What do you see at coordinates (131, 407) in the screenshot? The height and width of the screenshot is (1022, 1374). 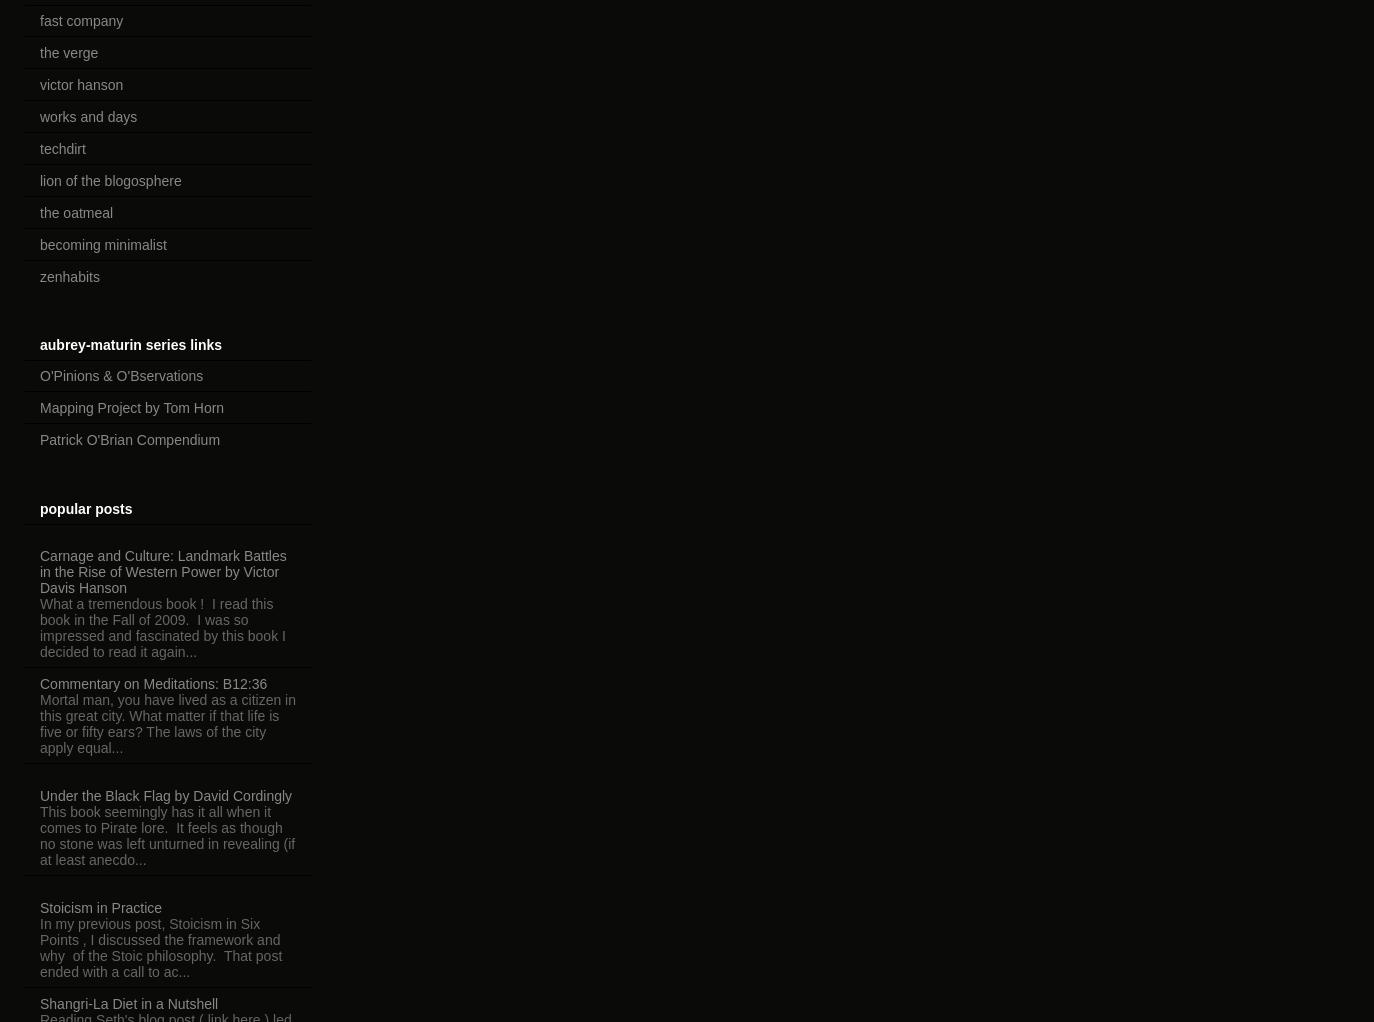 I see `'Mapping Project by Tom Horn'` at bounding box center [131, 407].